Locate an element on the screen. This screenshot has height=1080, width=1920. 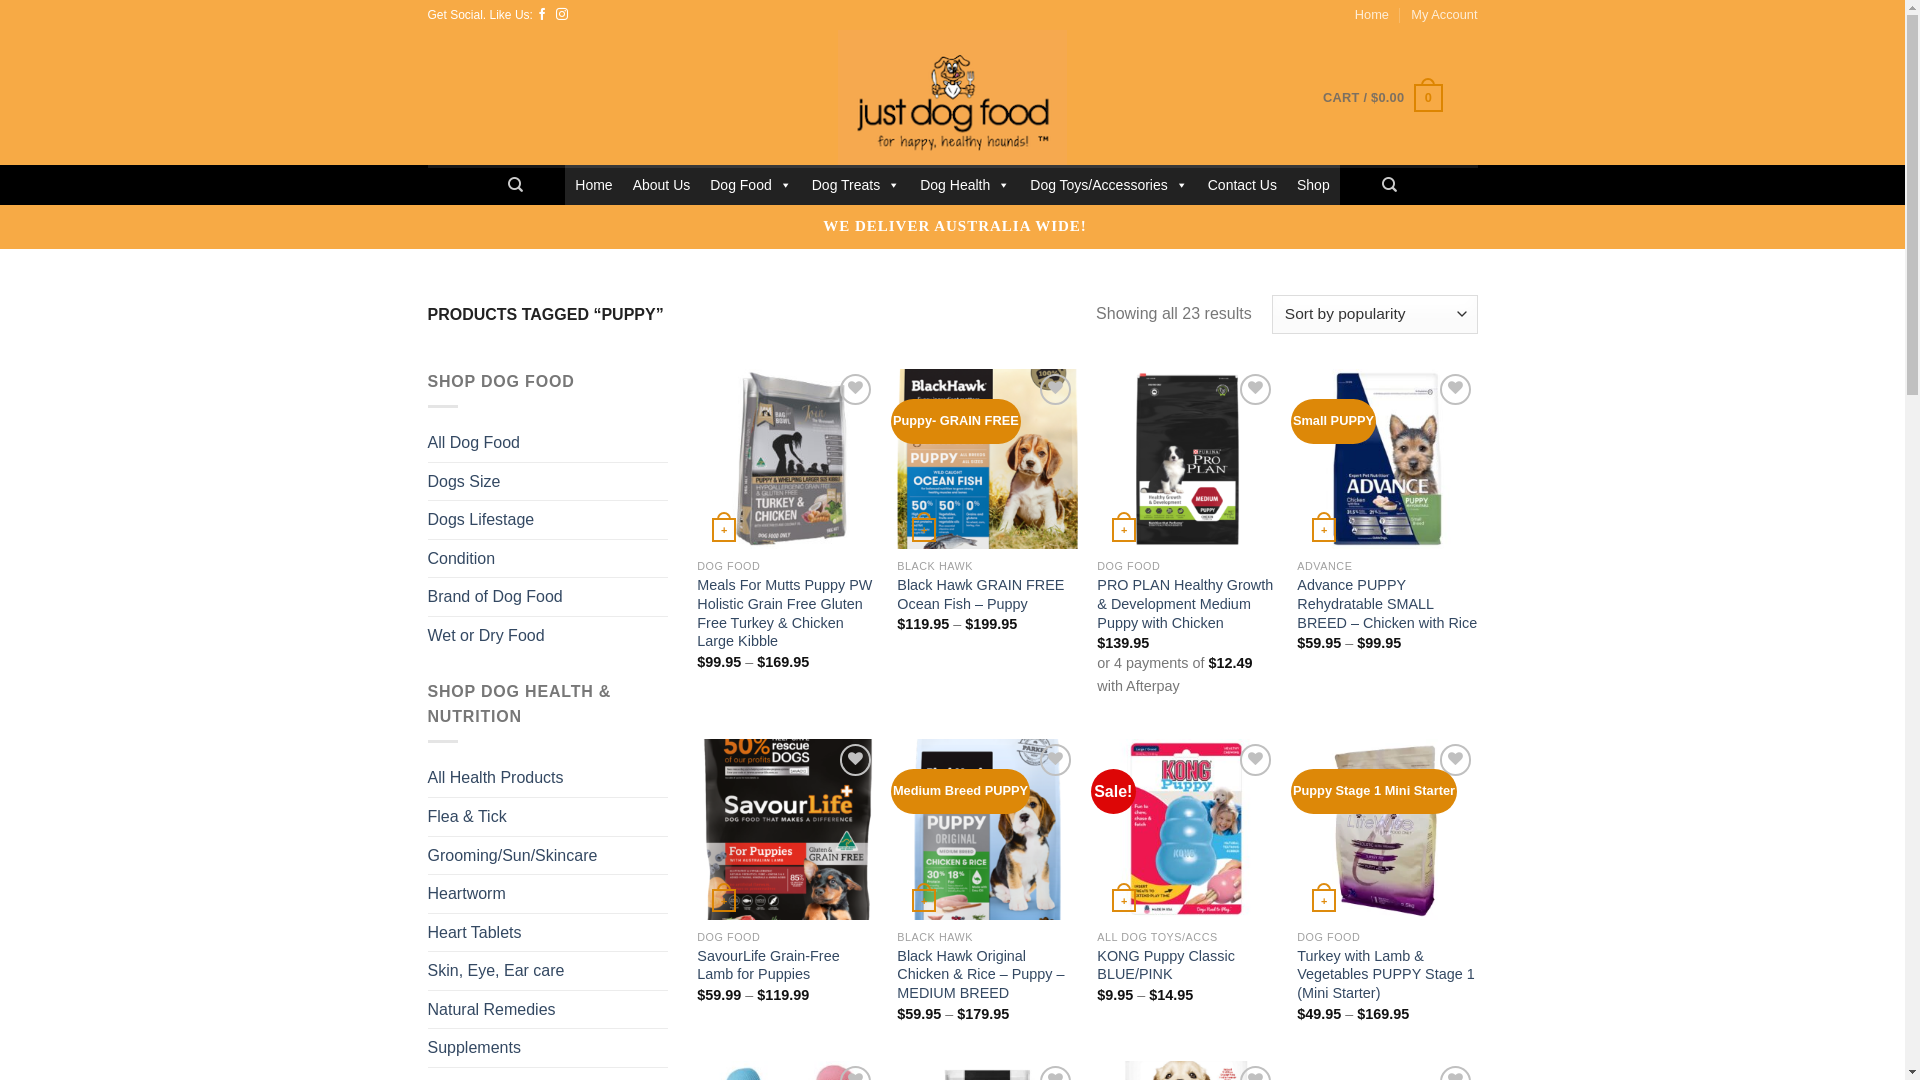
'WE DELIVER AUSTRALIA WIDE!' is located at coordinates (954, 225).